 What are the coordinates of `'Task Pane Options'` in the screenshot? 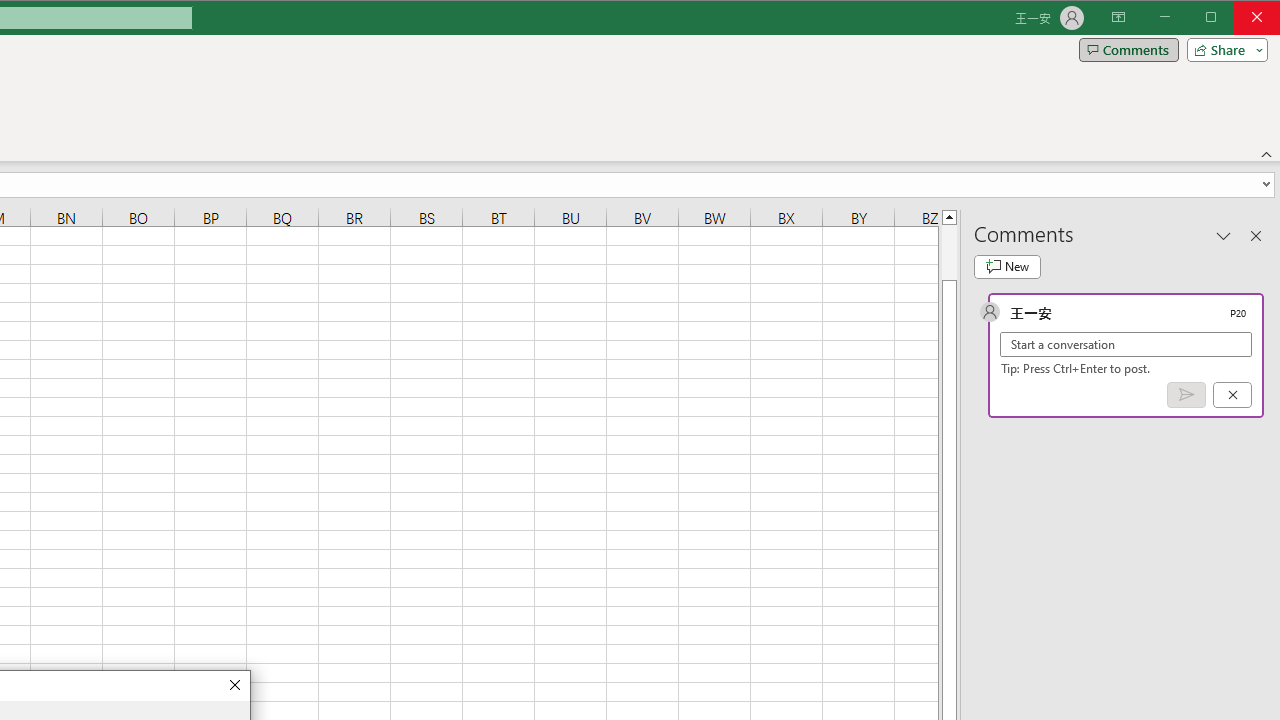 It's located at (1223, 234).